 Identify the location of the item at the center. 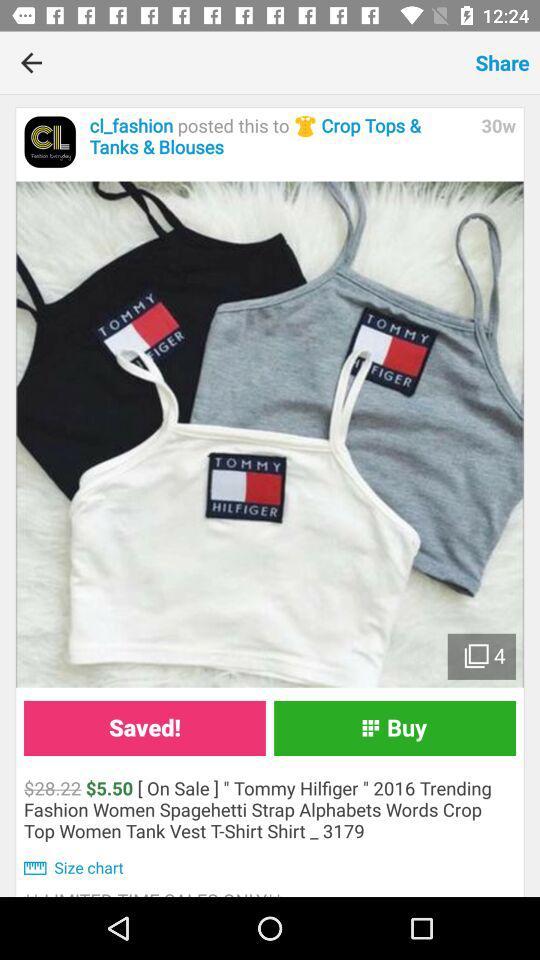
(270, 434).